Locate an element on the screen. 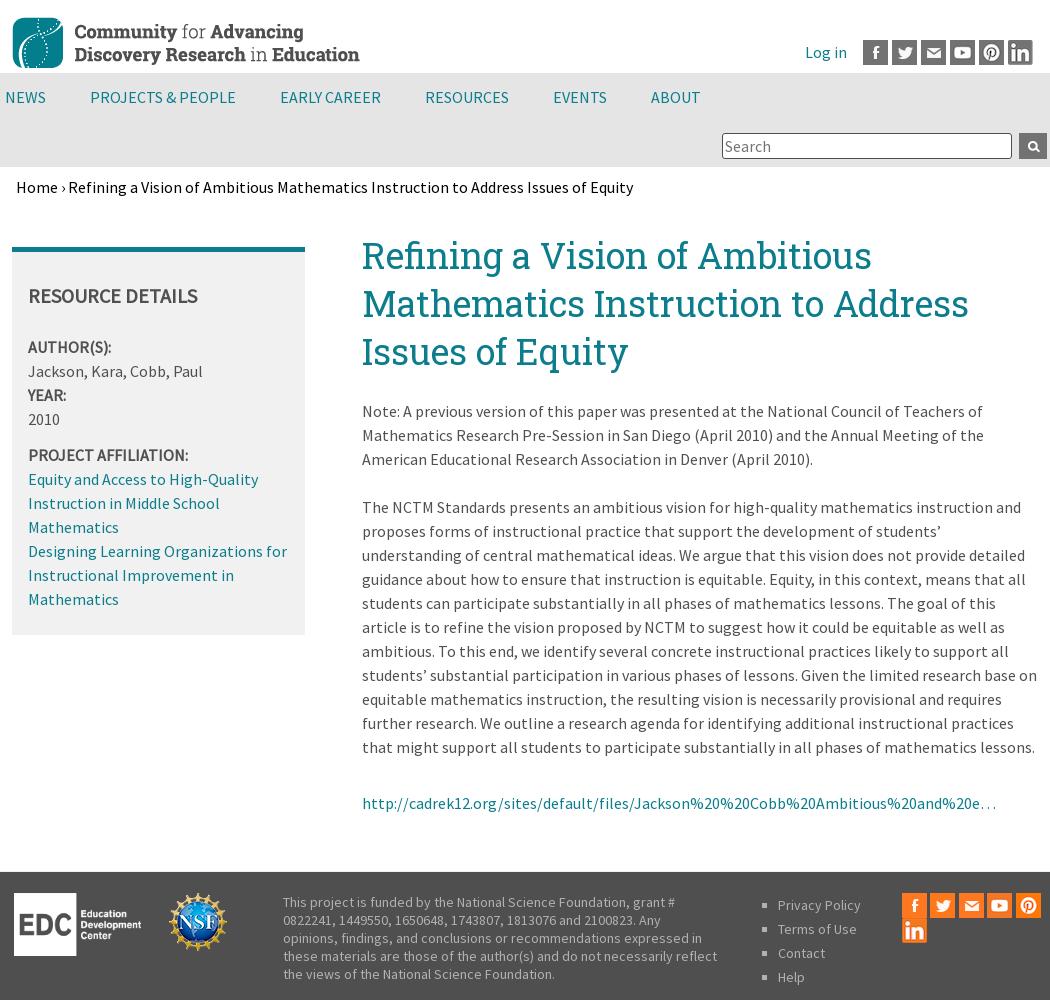  'Jackson, Kara, Cobb, Paul' is located at coordinates (114, 369).